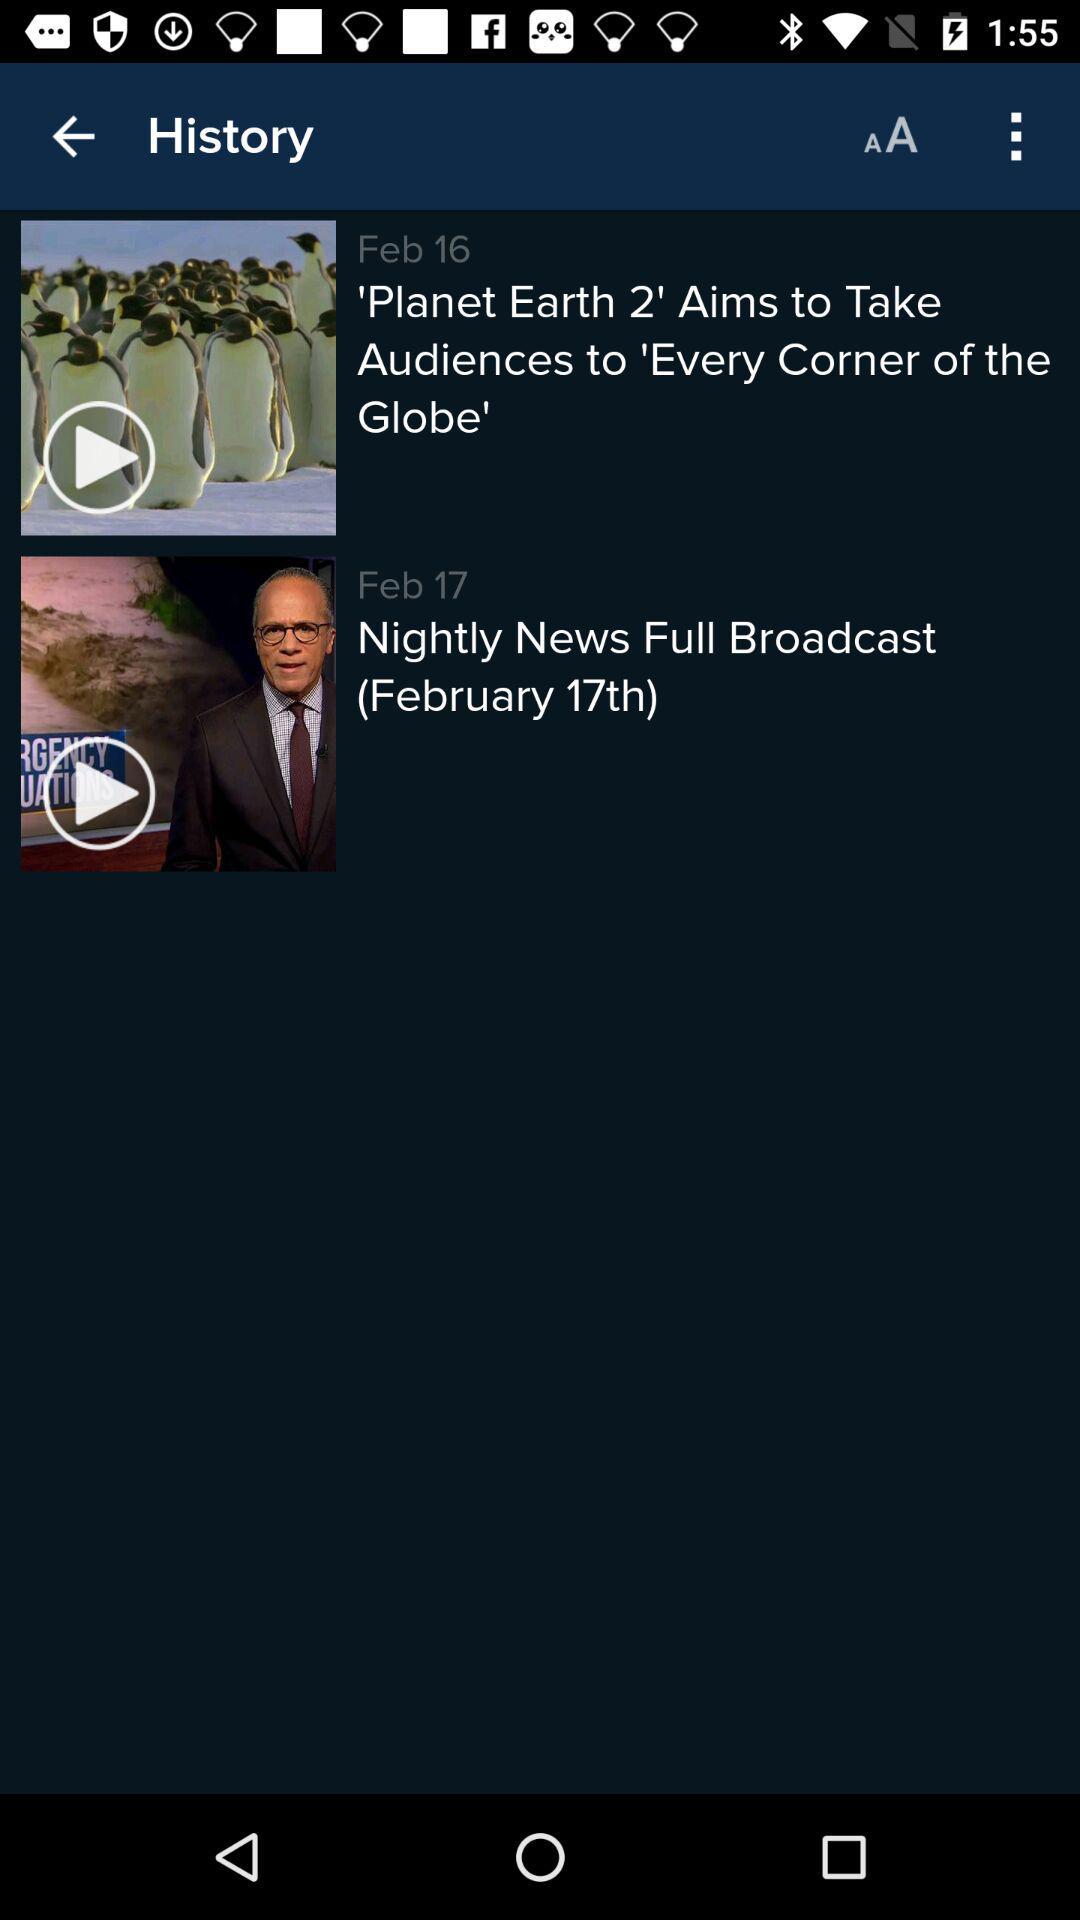 The height and width of the screenshot is (1920, 1080). Describe the element at coordinates (229, 135) in the screenshot. I see `the item to the left of feb 16 item` at that location.